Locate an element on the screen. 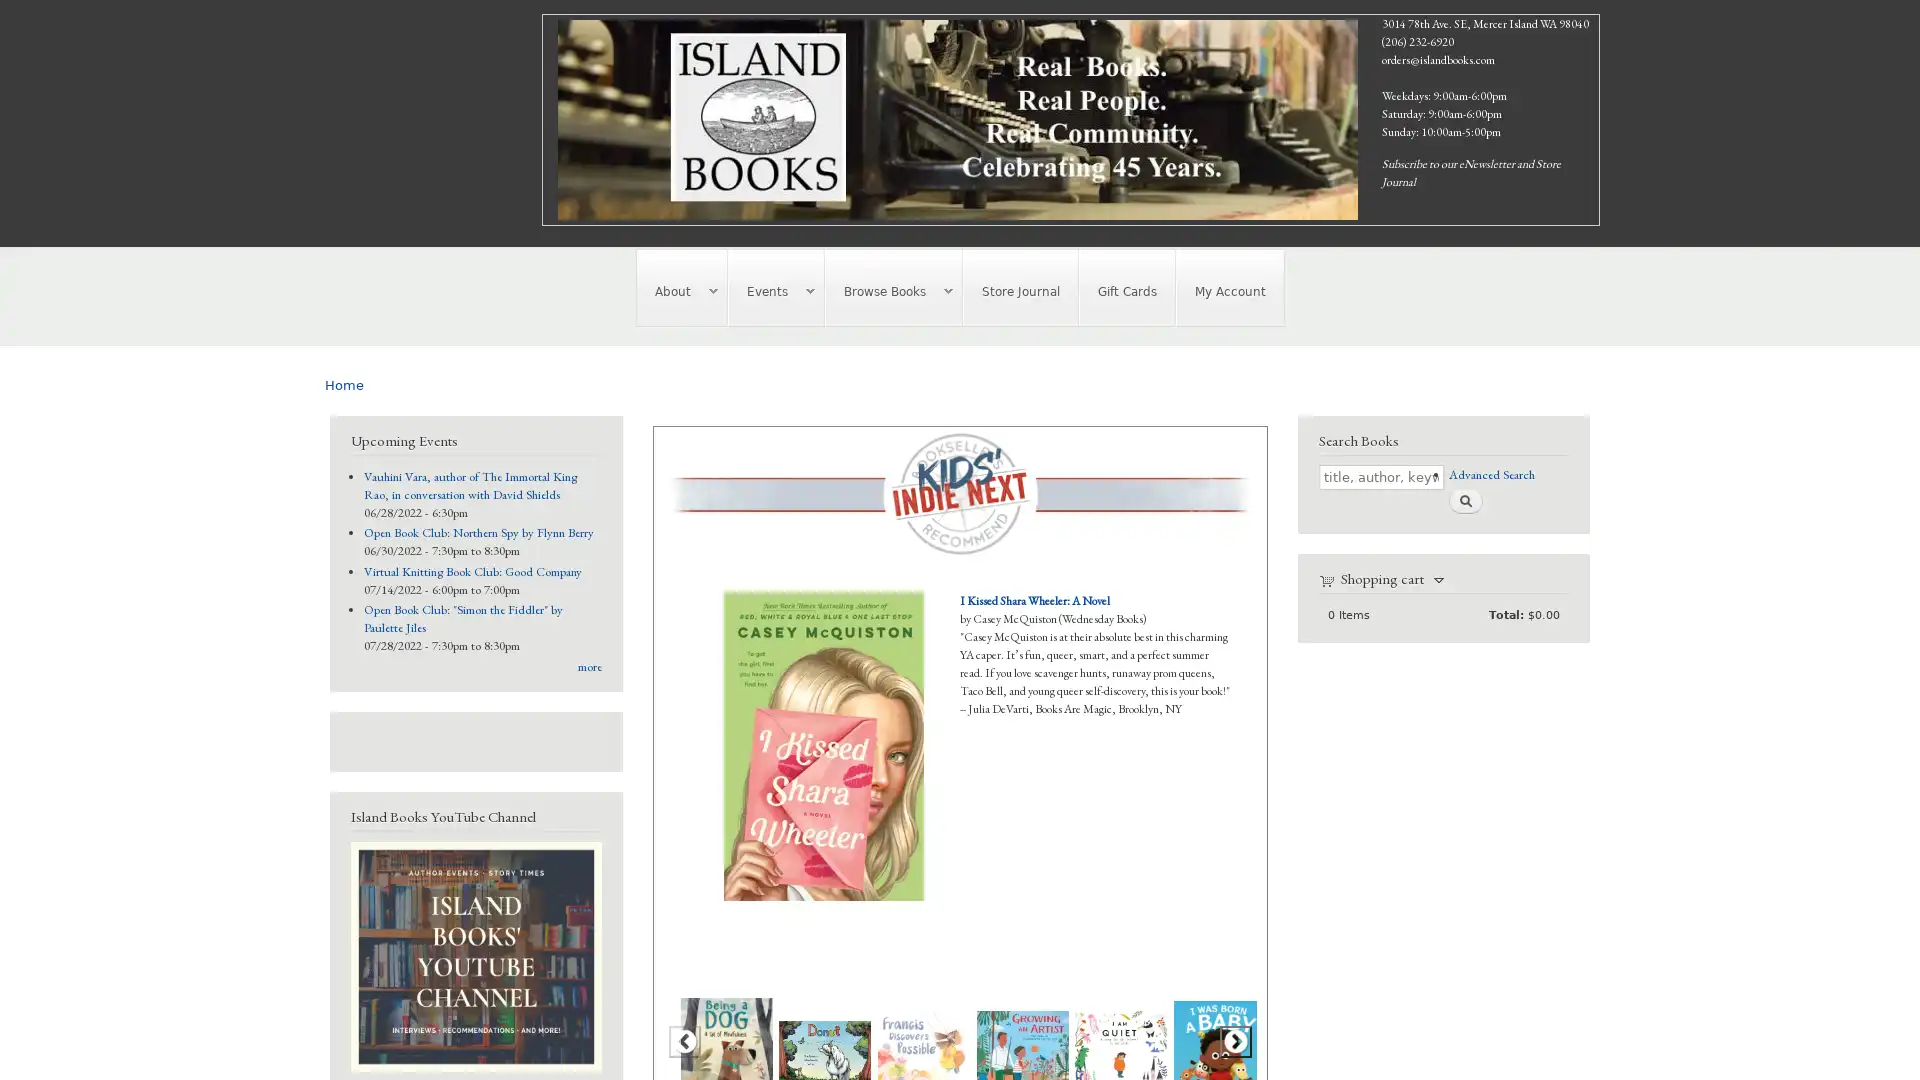  Next is located at coordinates (1233, 1040).